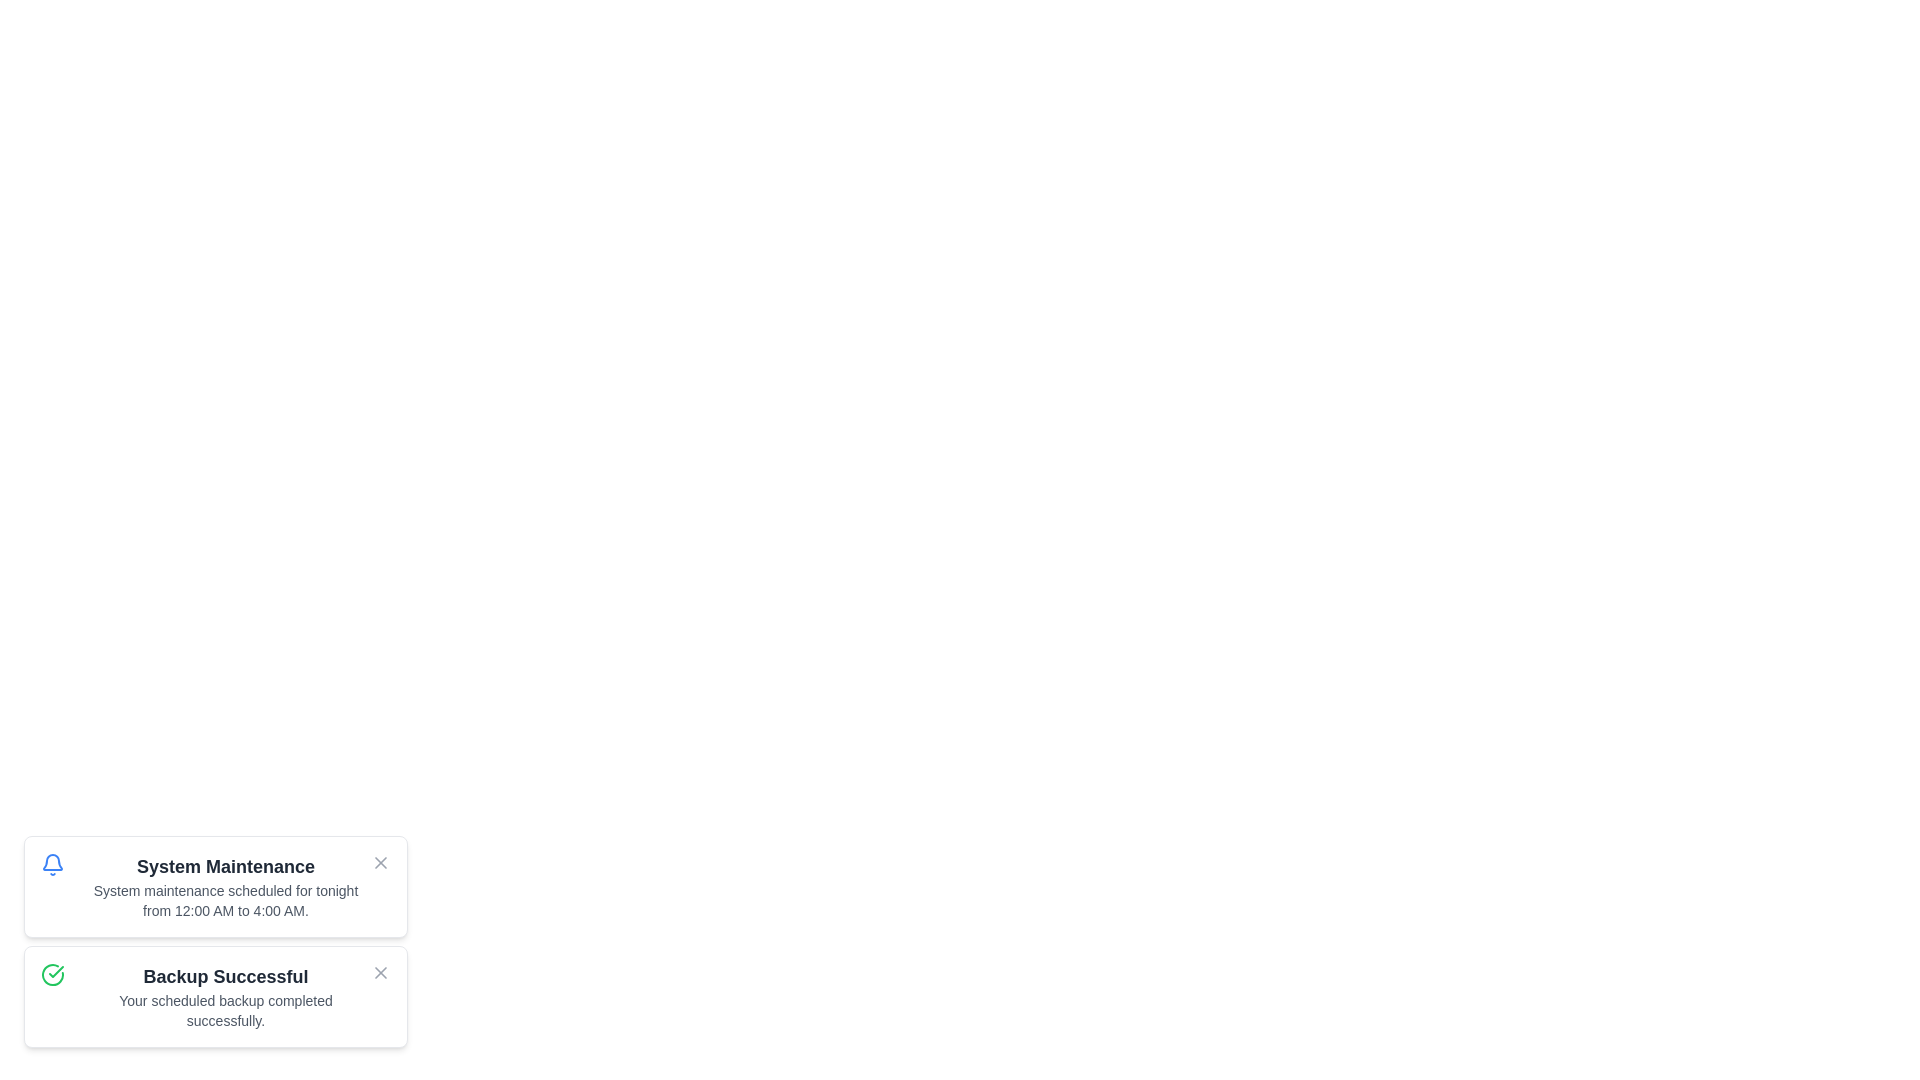 This screenshot has width=1920, height=1080. I want to click on text 'Backup Successful' displayed in a bold font within the second notification card below 'System Maintenance', so click(225, 975).